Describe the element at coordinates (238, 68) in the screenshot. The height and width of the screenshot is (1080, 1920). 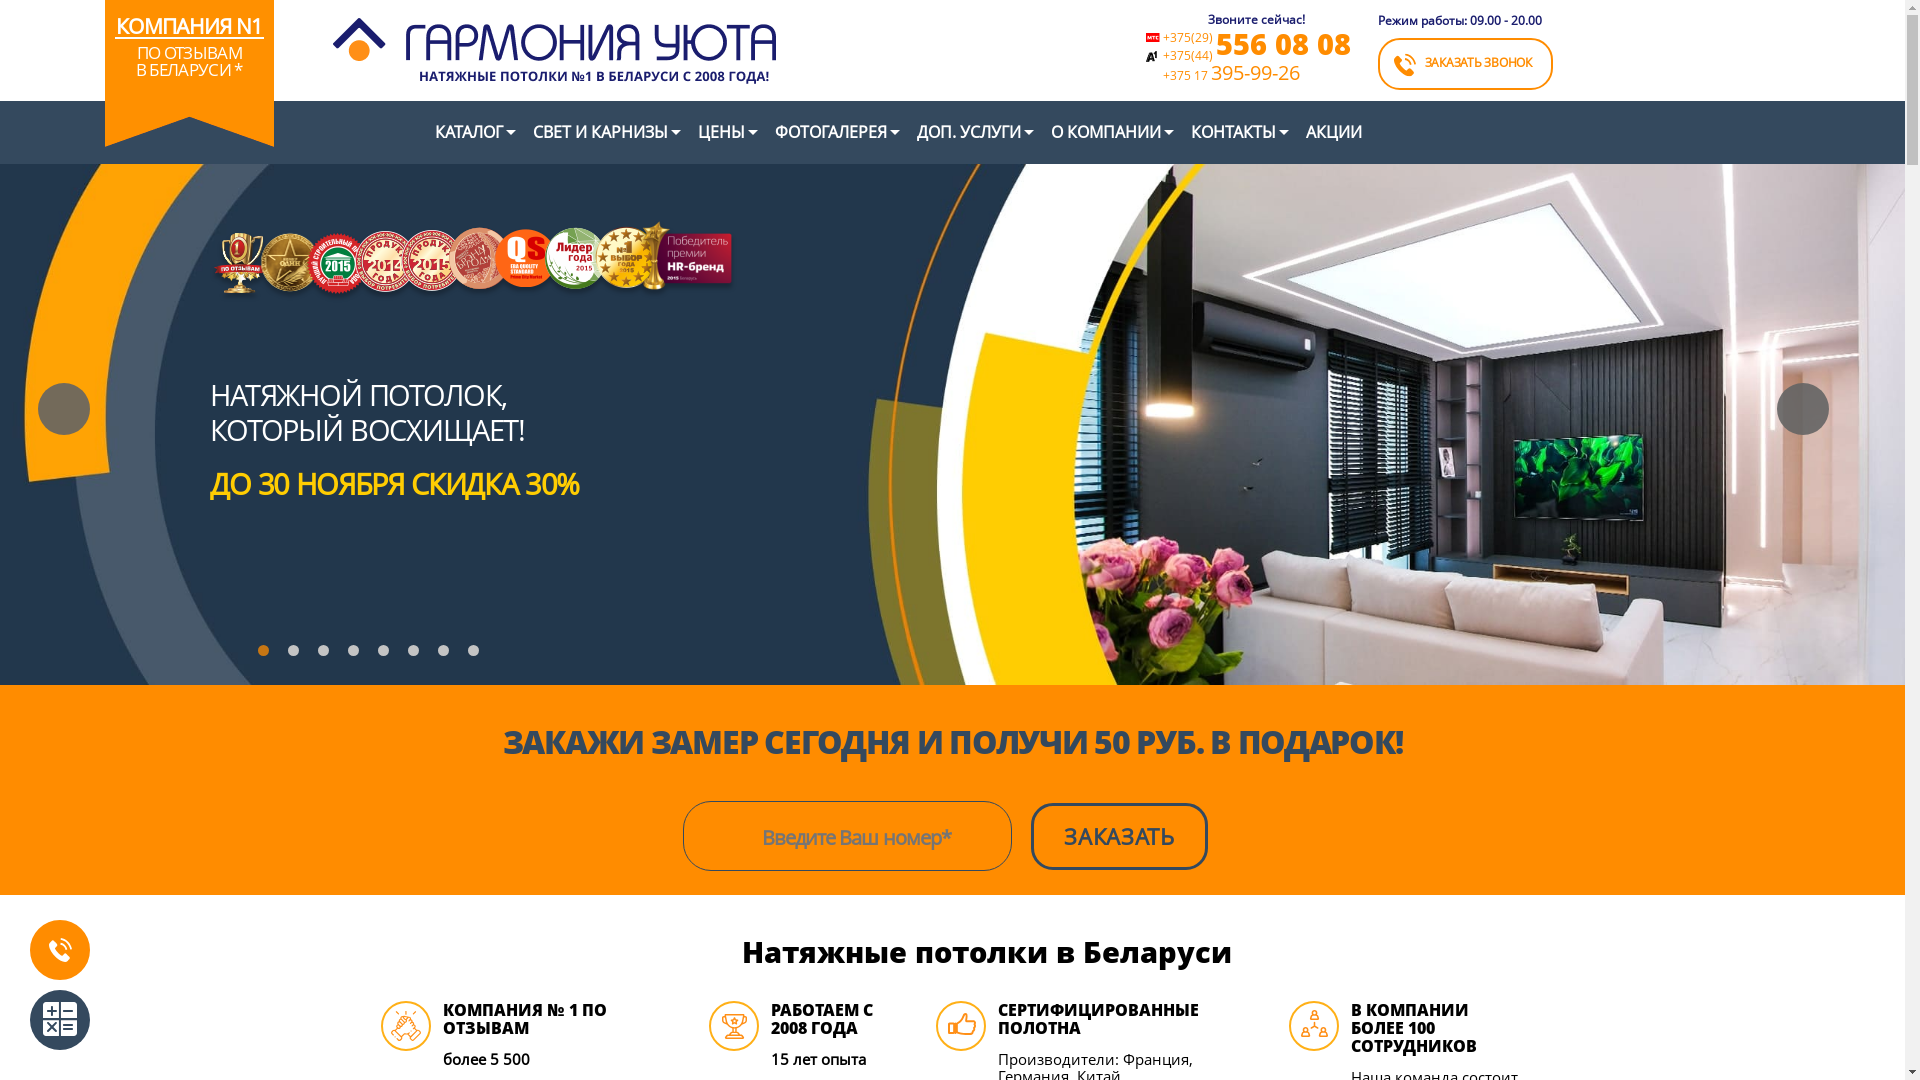
I see `'*'` at that location.